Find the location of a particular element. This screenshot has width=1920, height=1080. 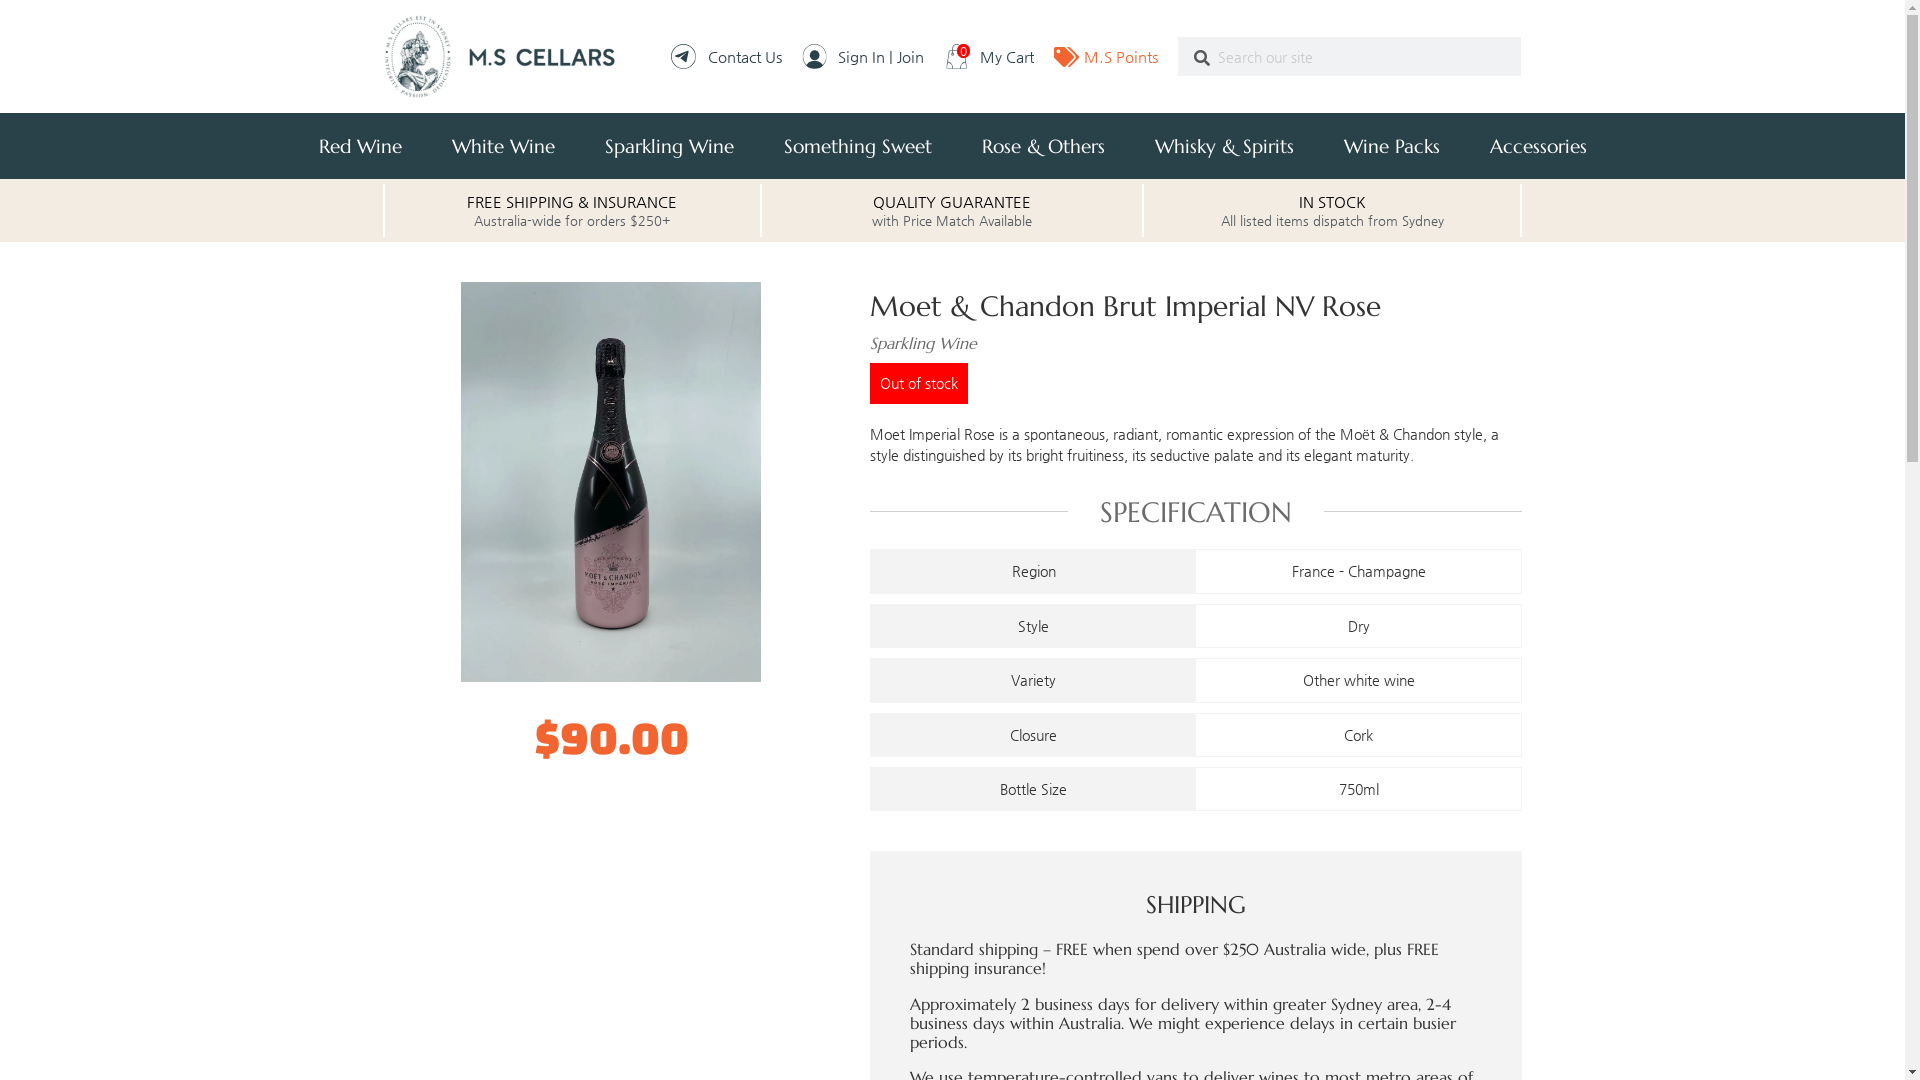

'White Wine' is located at coordinates (502, 145).